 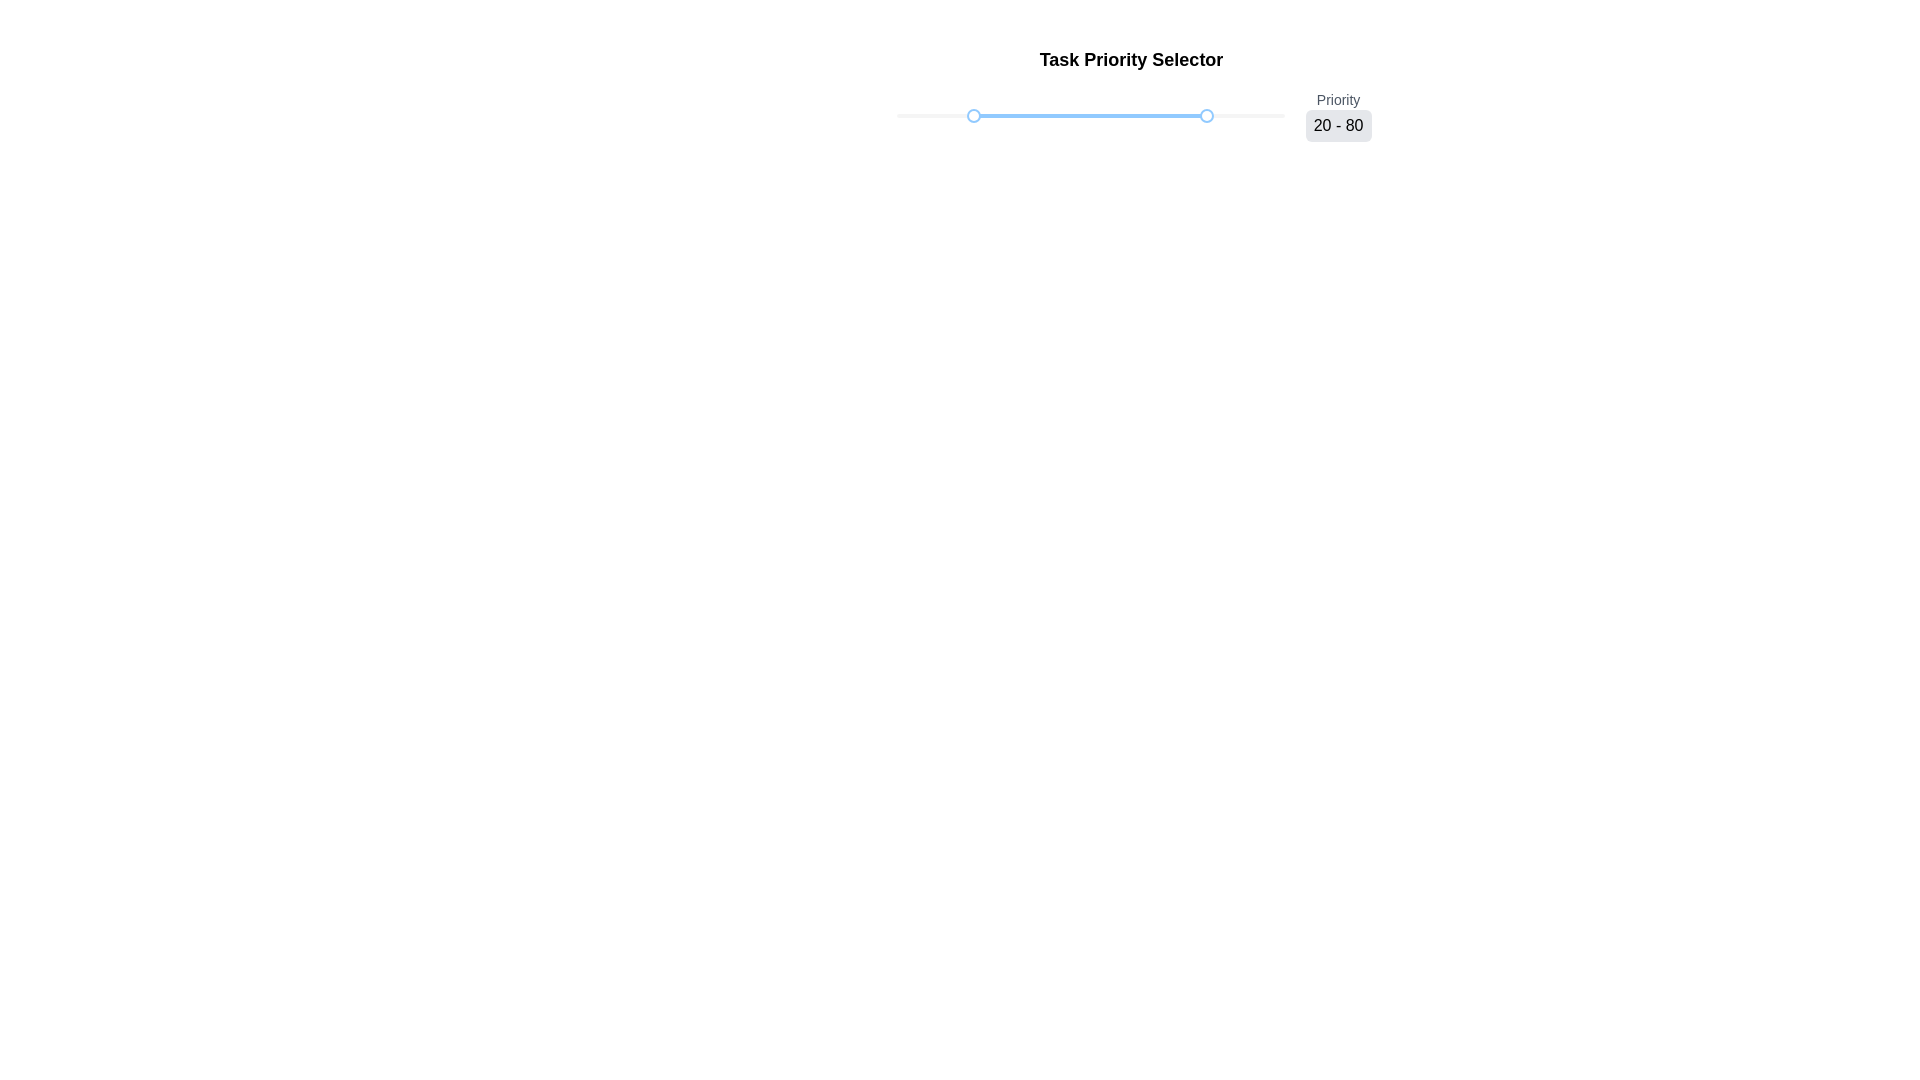 I want to click on the slider, so click(x=924, y=115).